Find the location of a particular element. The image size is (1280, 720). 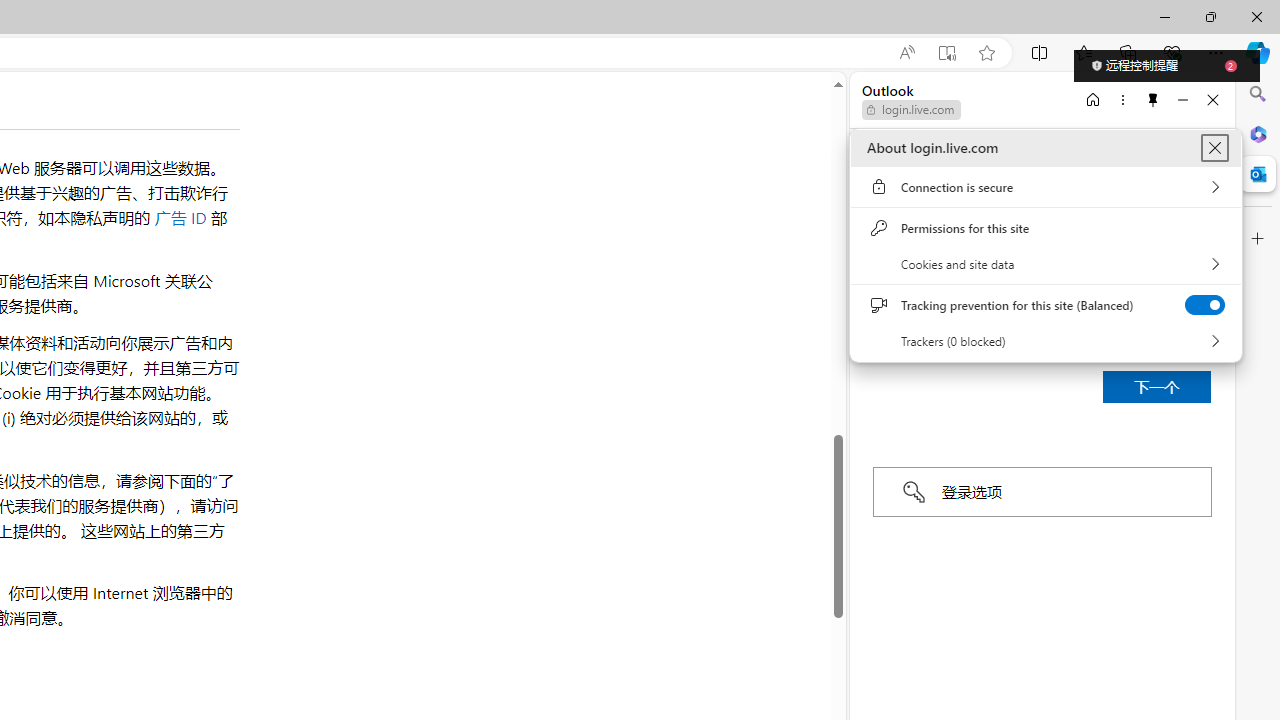

'Cookies and site data' is located at coordinates (1045, 263).